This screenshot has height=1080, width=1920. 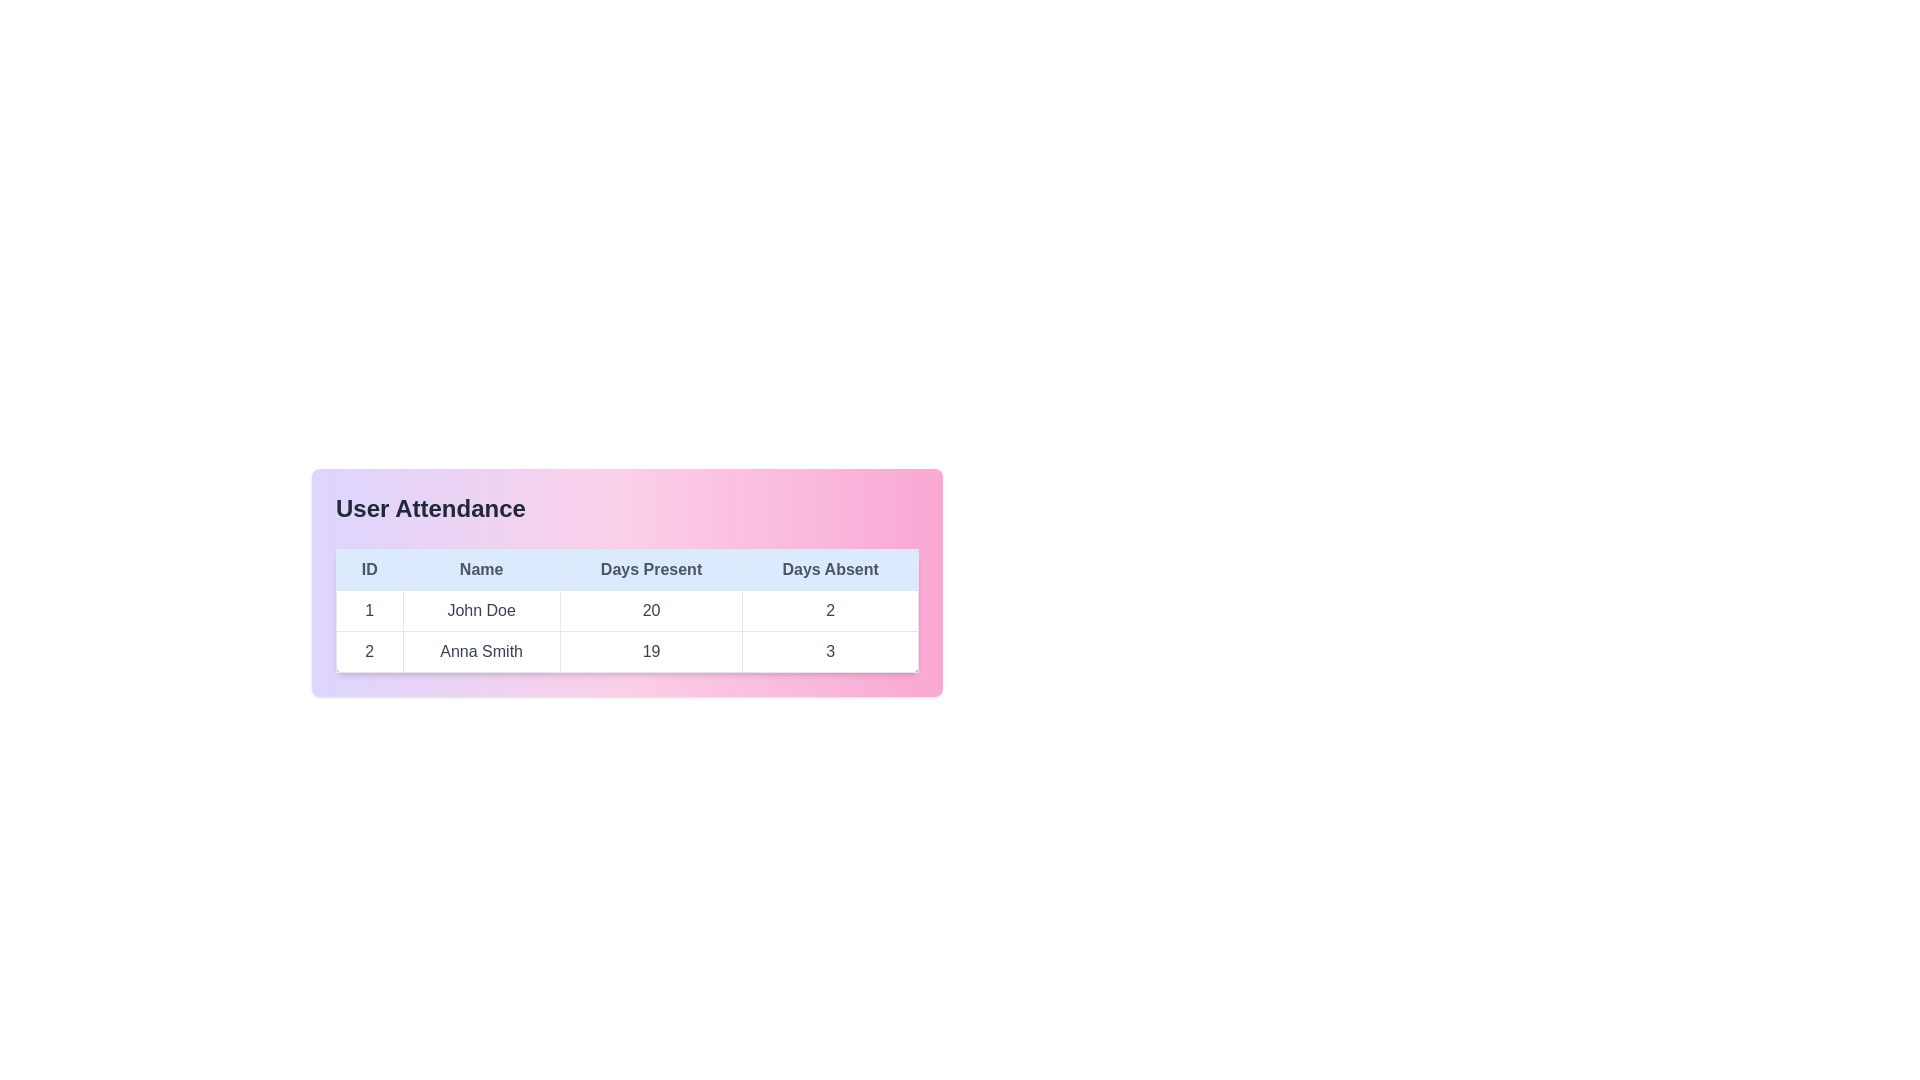 What do you see at coordinates (830, 609) in the screenshot?
I see `the table cell containing the text '2' under the 'Days Absent' column for user 'John Doe'` at bounding box center [830, 609].